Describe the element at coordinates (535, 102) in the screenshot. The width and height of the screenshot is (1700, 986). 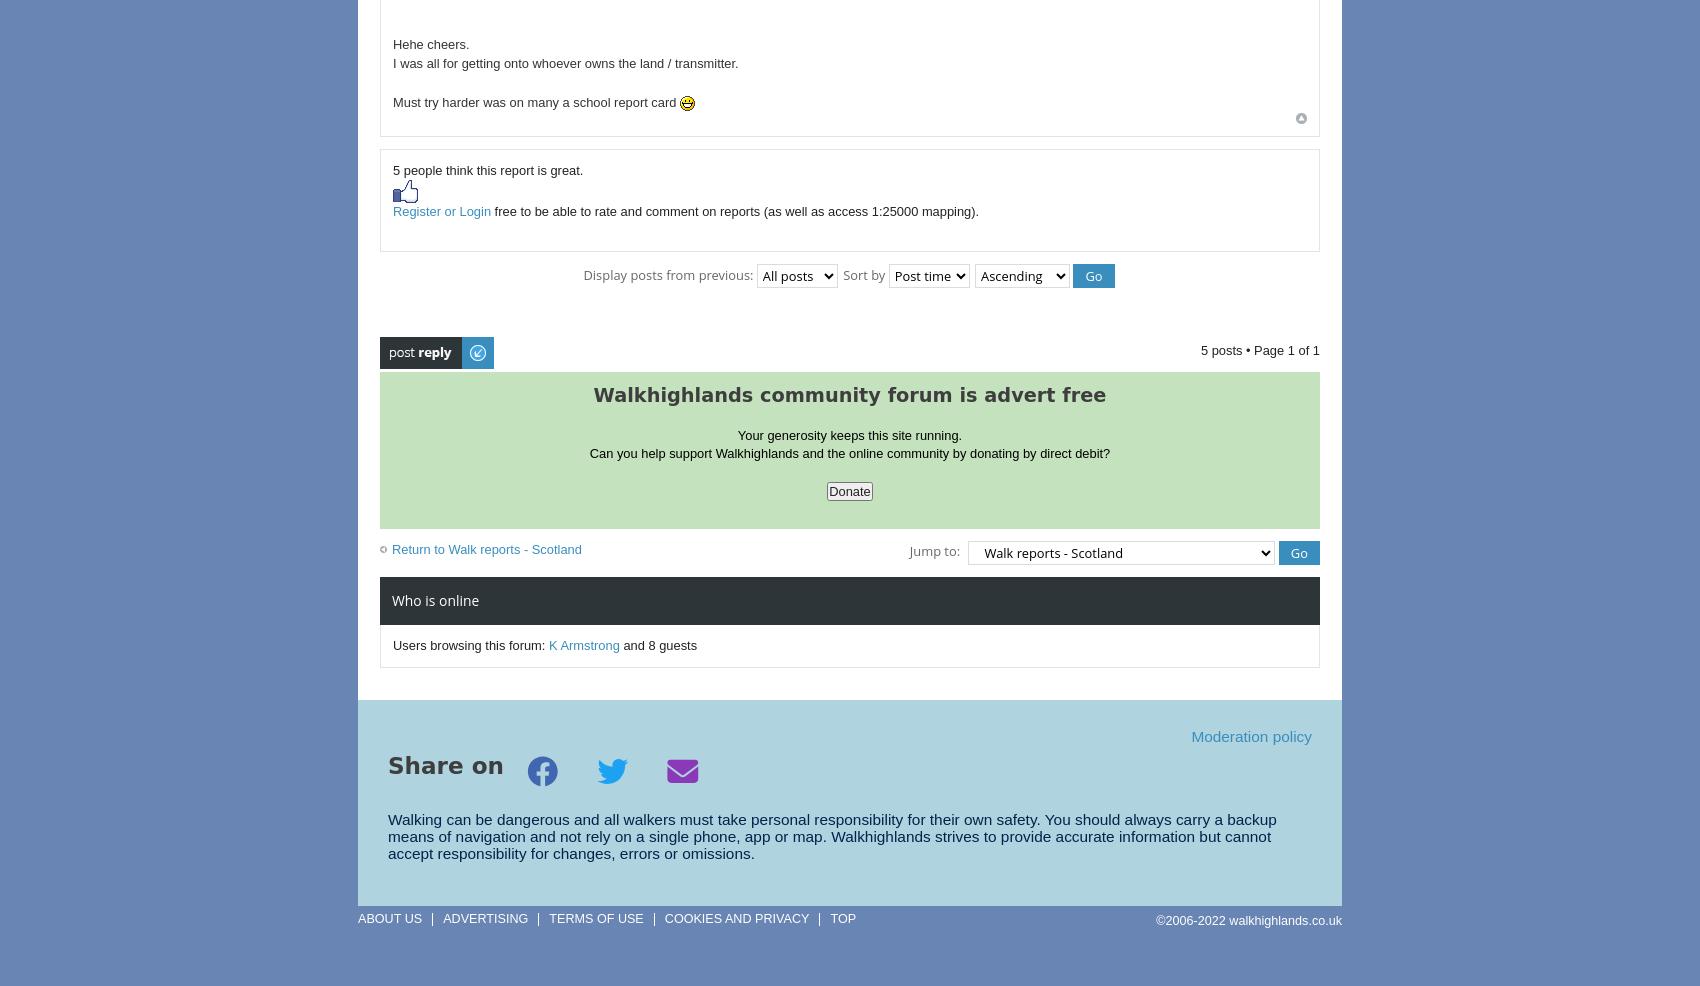
I see `'Must try harder was on many a school report card'` at that location.